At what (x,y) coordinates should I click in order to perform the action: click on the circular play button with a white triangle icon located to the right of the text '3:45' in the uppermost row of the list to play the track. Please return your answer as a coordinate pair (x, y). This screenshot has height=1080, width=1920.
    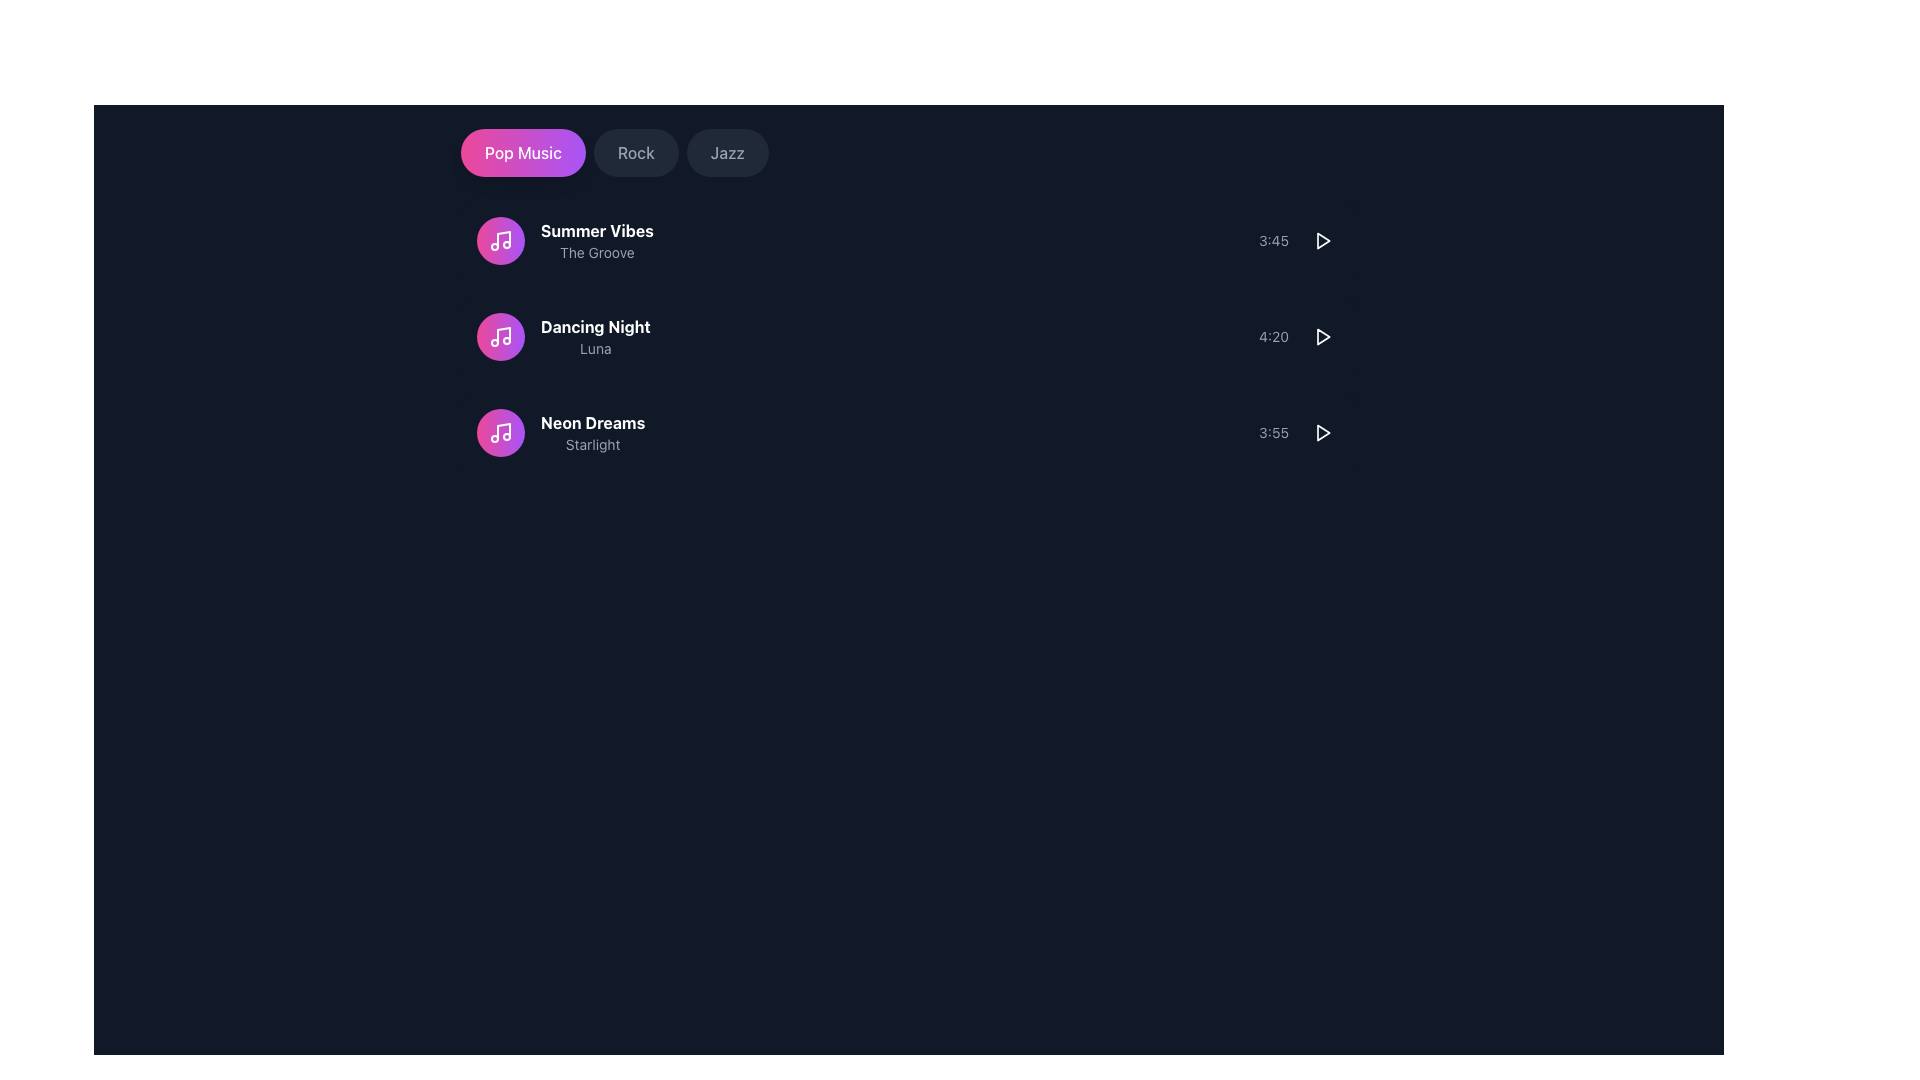
    Looking at the image, I should click on (1323, 239).